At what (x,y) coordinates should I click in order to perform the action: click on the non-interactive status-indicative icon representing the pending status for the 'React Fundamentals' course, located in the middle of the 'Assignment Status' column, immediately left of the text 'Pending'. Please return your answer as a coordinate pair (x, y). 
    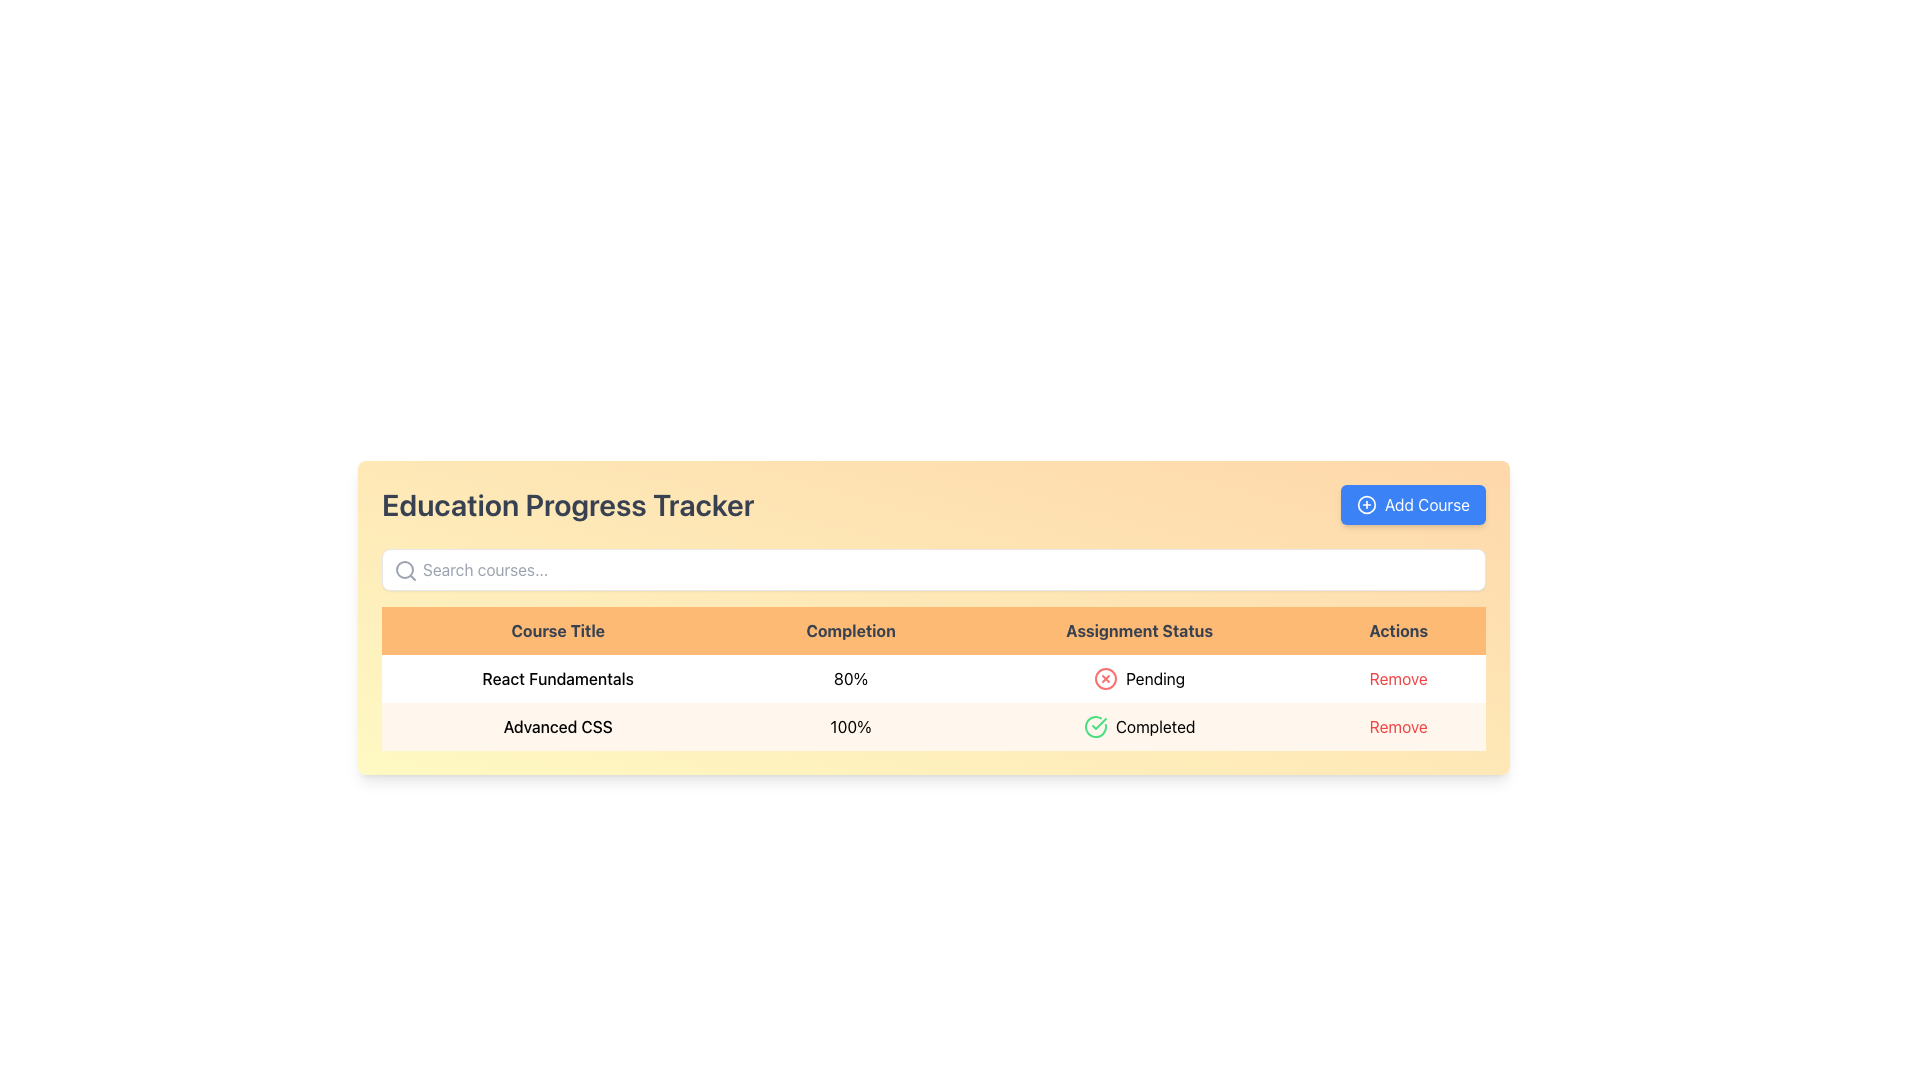
    Looking at the image, I should click on (1105, 677).